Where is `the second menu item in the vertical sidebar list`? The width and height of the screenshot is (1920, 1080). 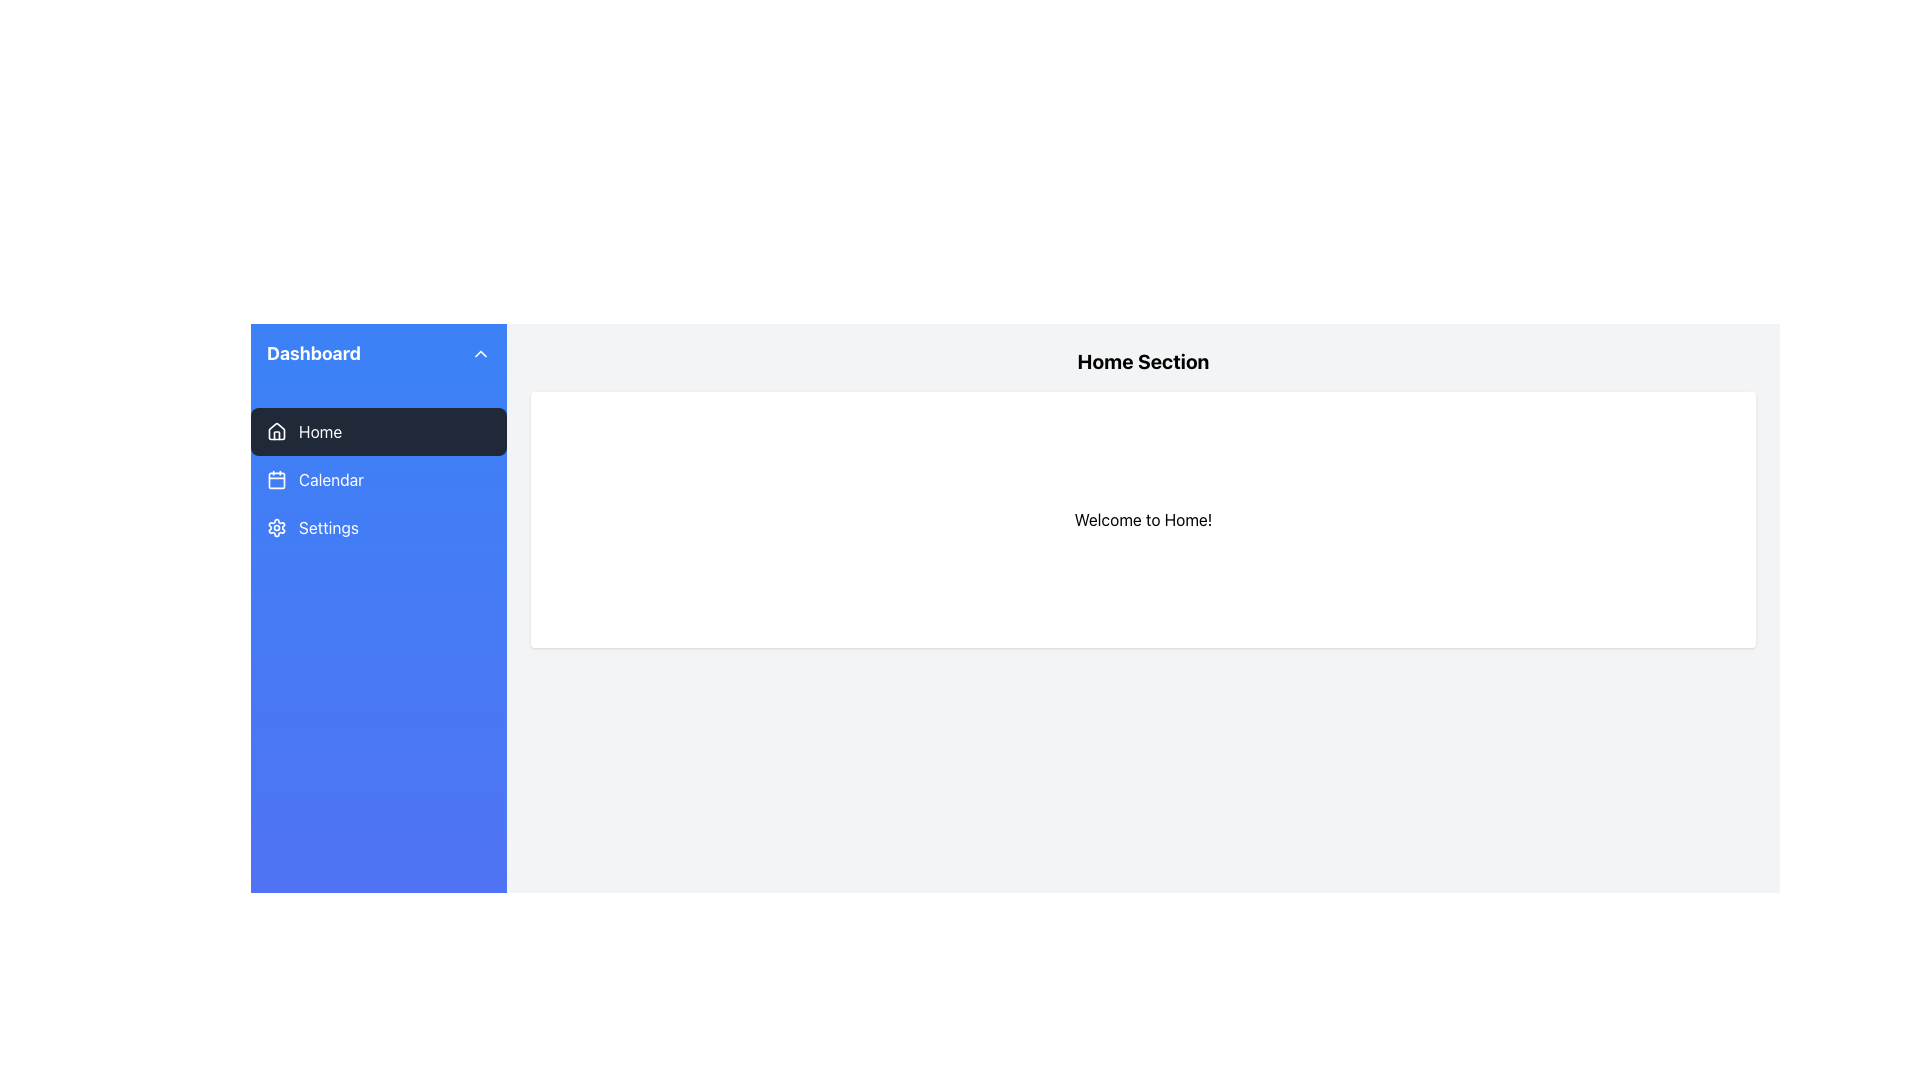 the second menu item in the vertical sidebar list is located at coordinates (379, 479).